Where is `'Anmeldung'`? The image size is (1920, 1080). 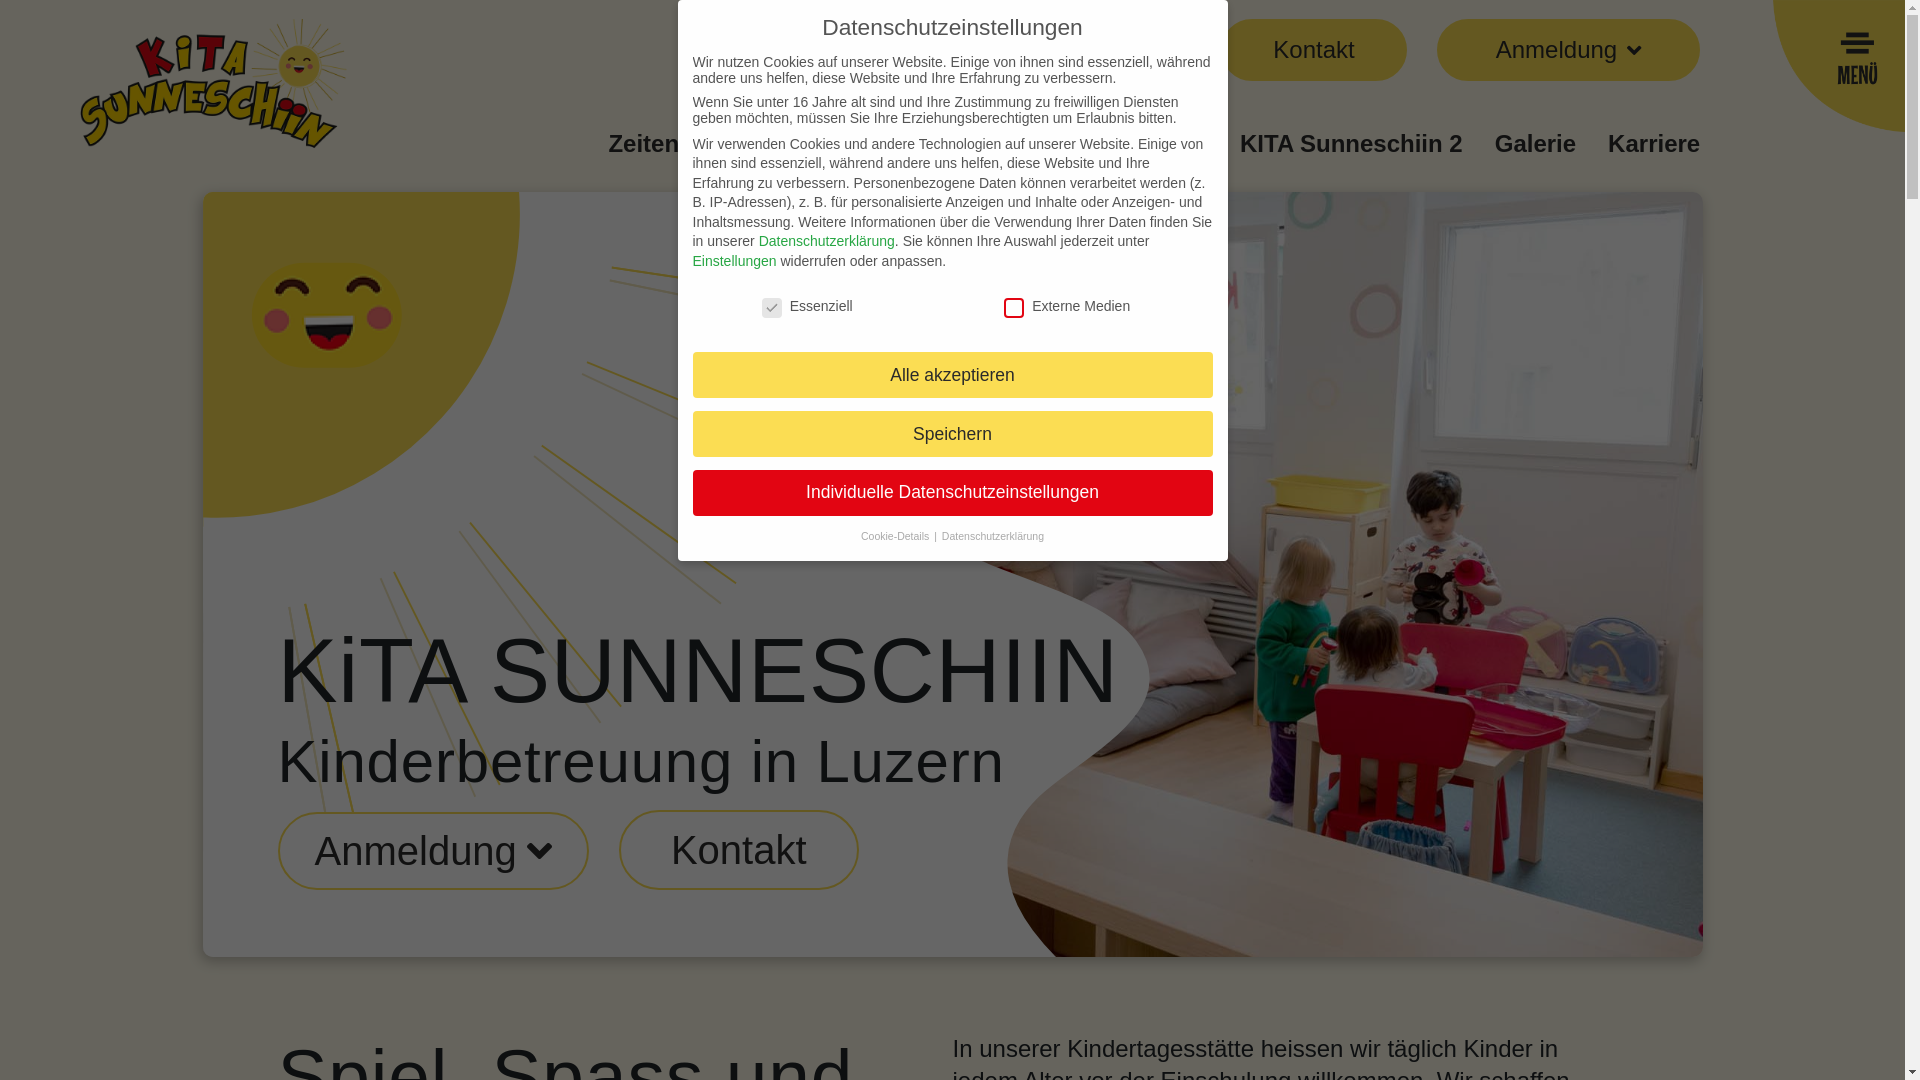
'Anmeldung' is located at coordinates (312, 851).